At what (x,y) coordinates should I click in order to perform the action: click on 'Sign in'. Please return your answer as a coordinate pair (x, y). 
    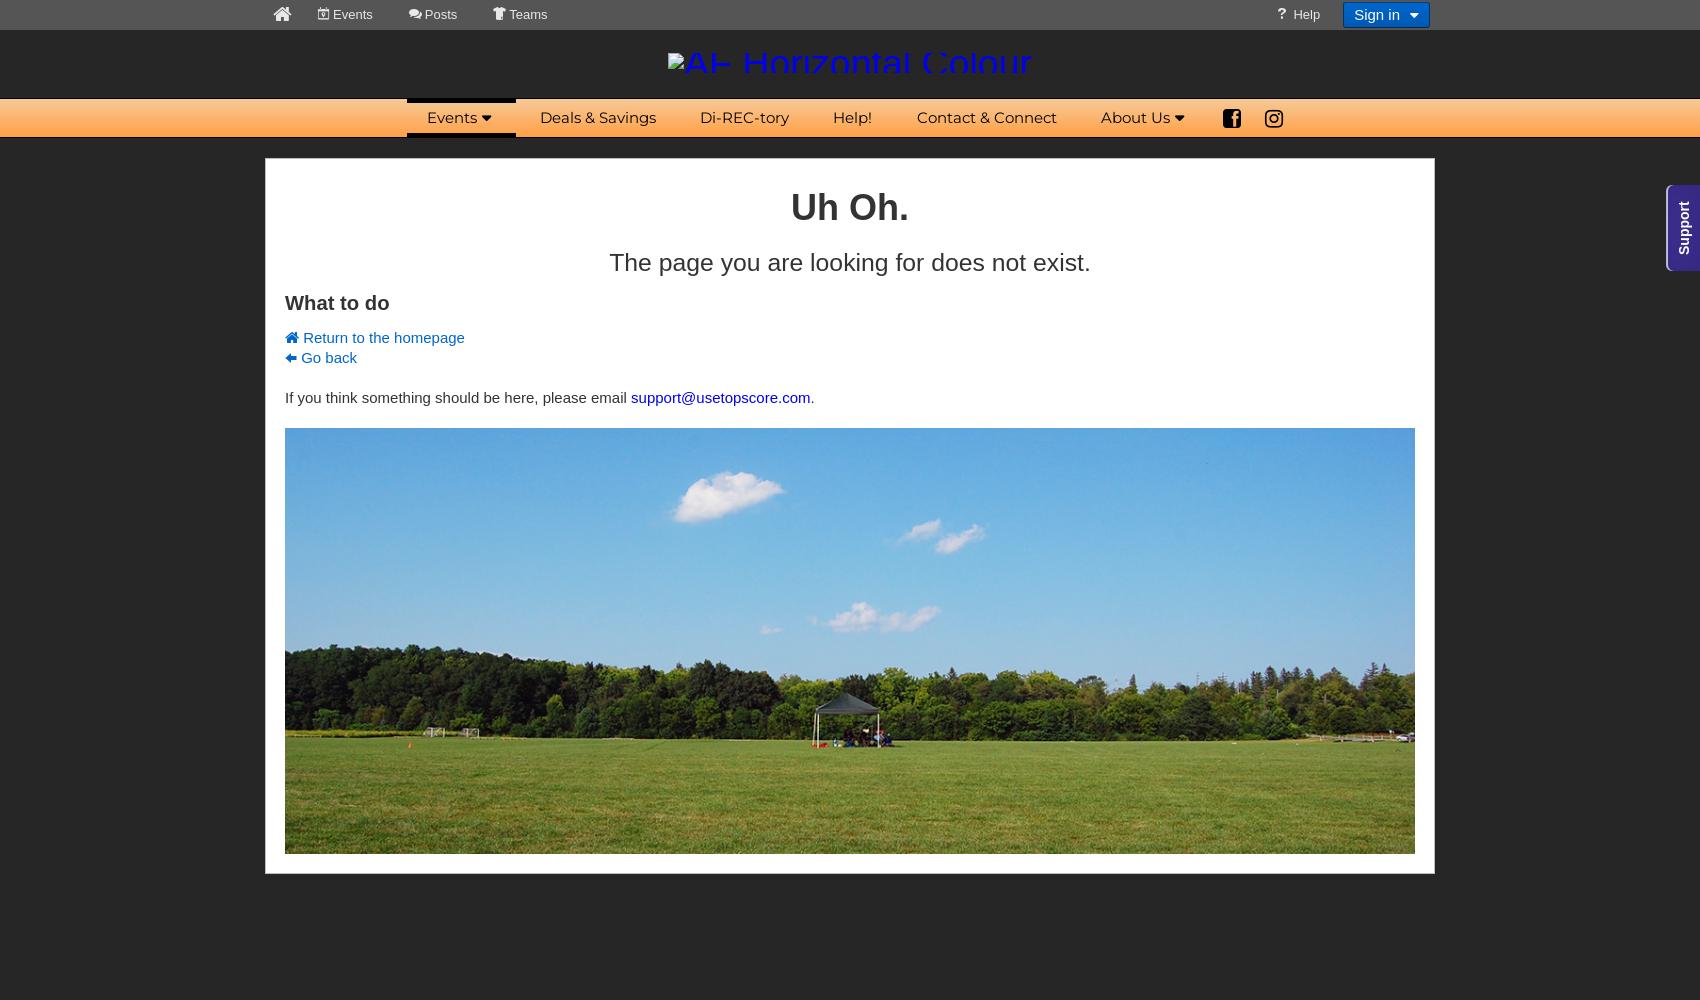
    Looking at the image, I should click on (1354, 14).